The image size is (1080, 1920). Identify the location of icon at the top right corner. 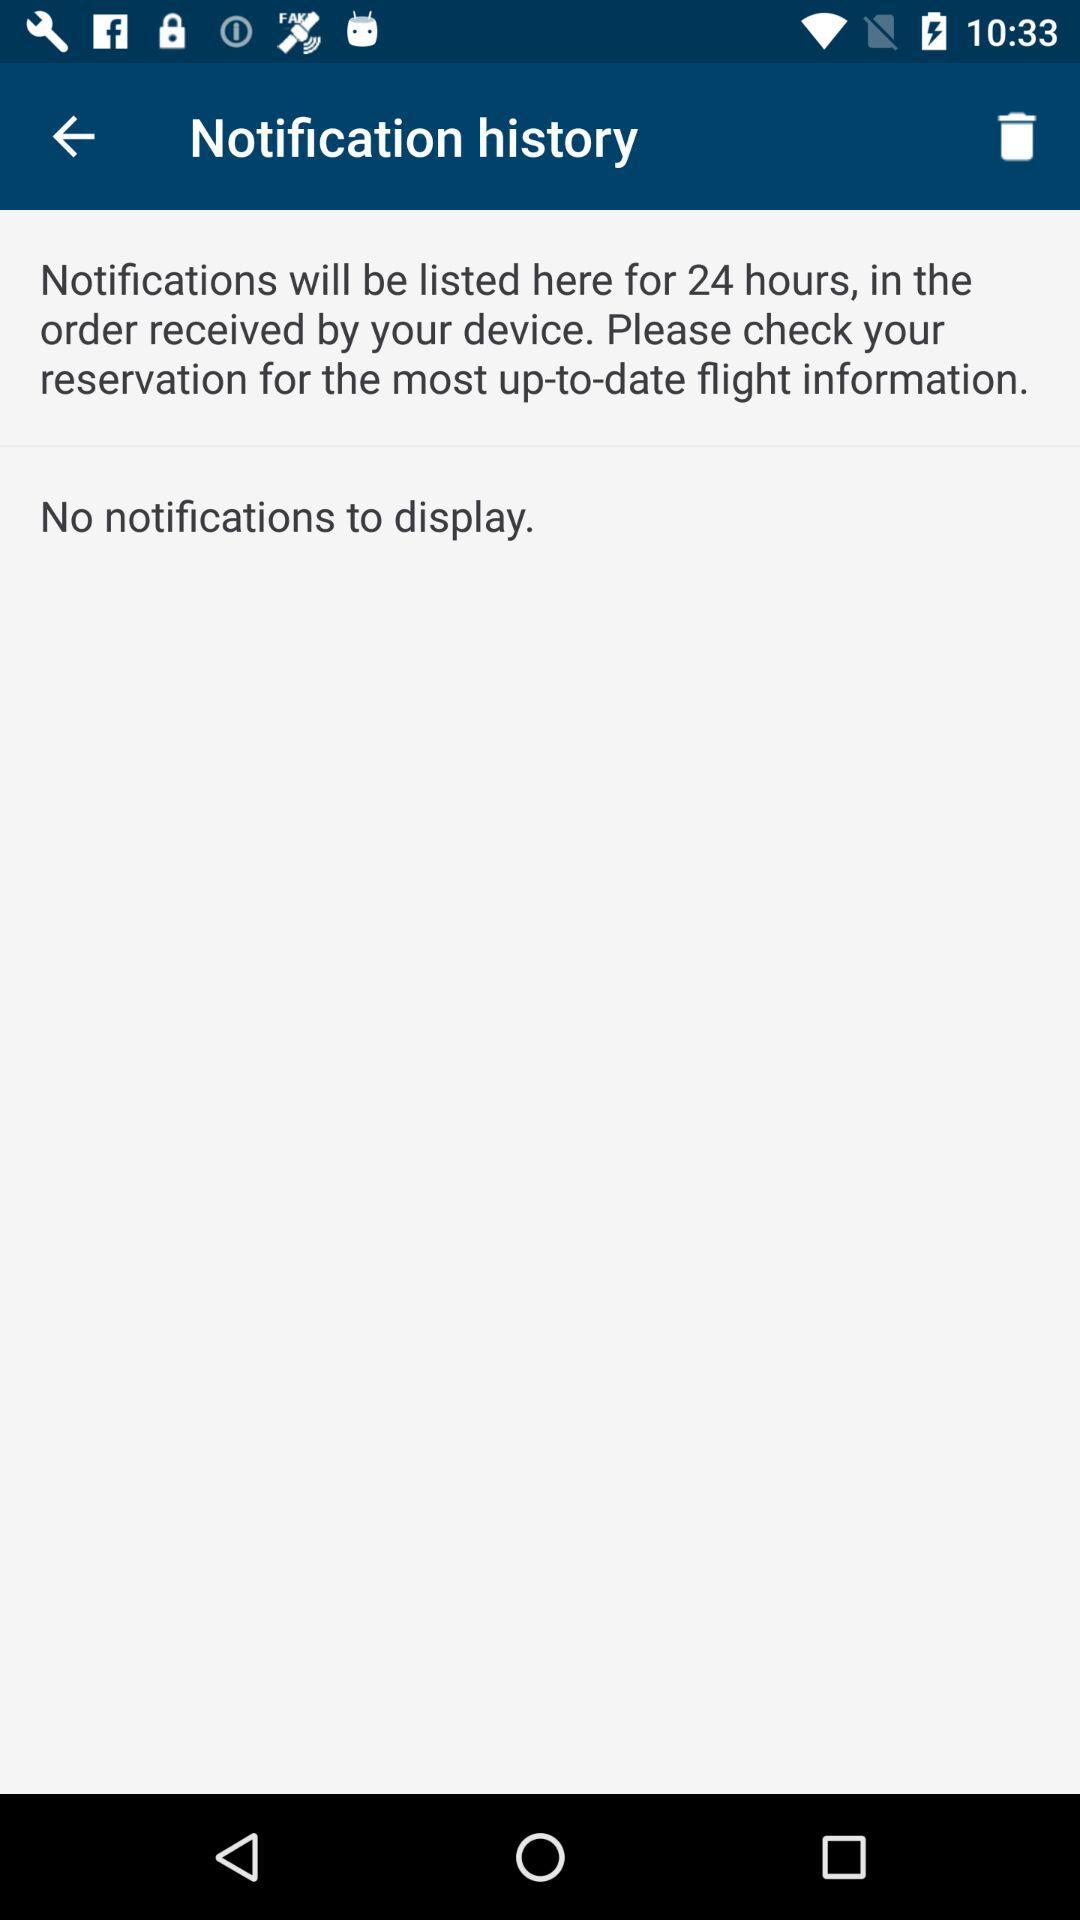
(1017, 135).